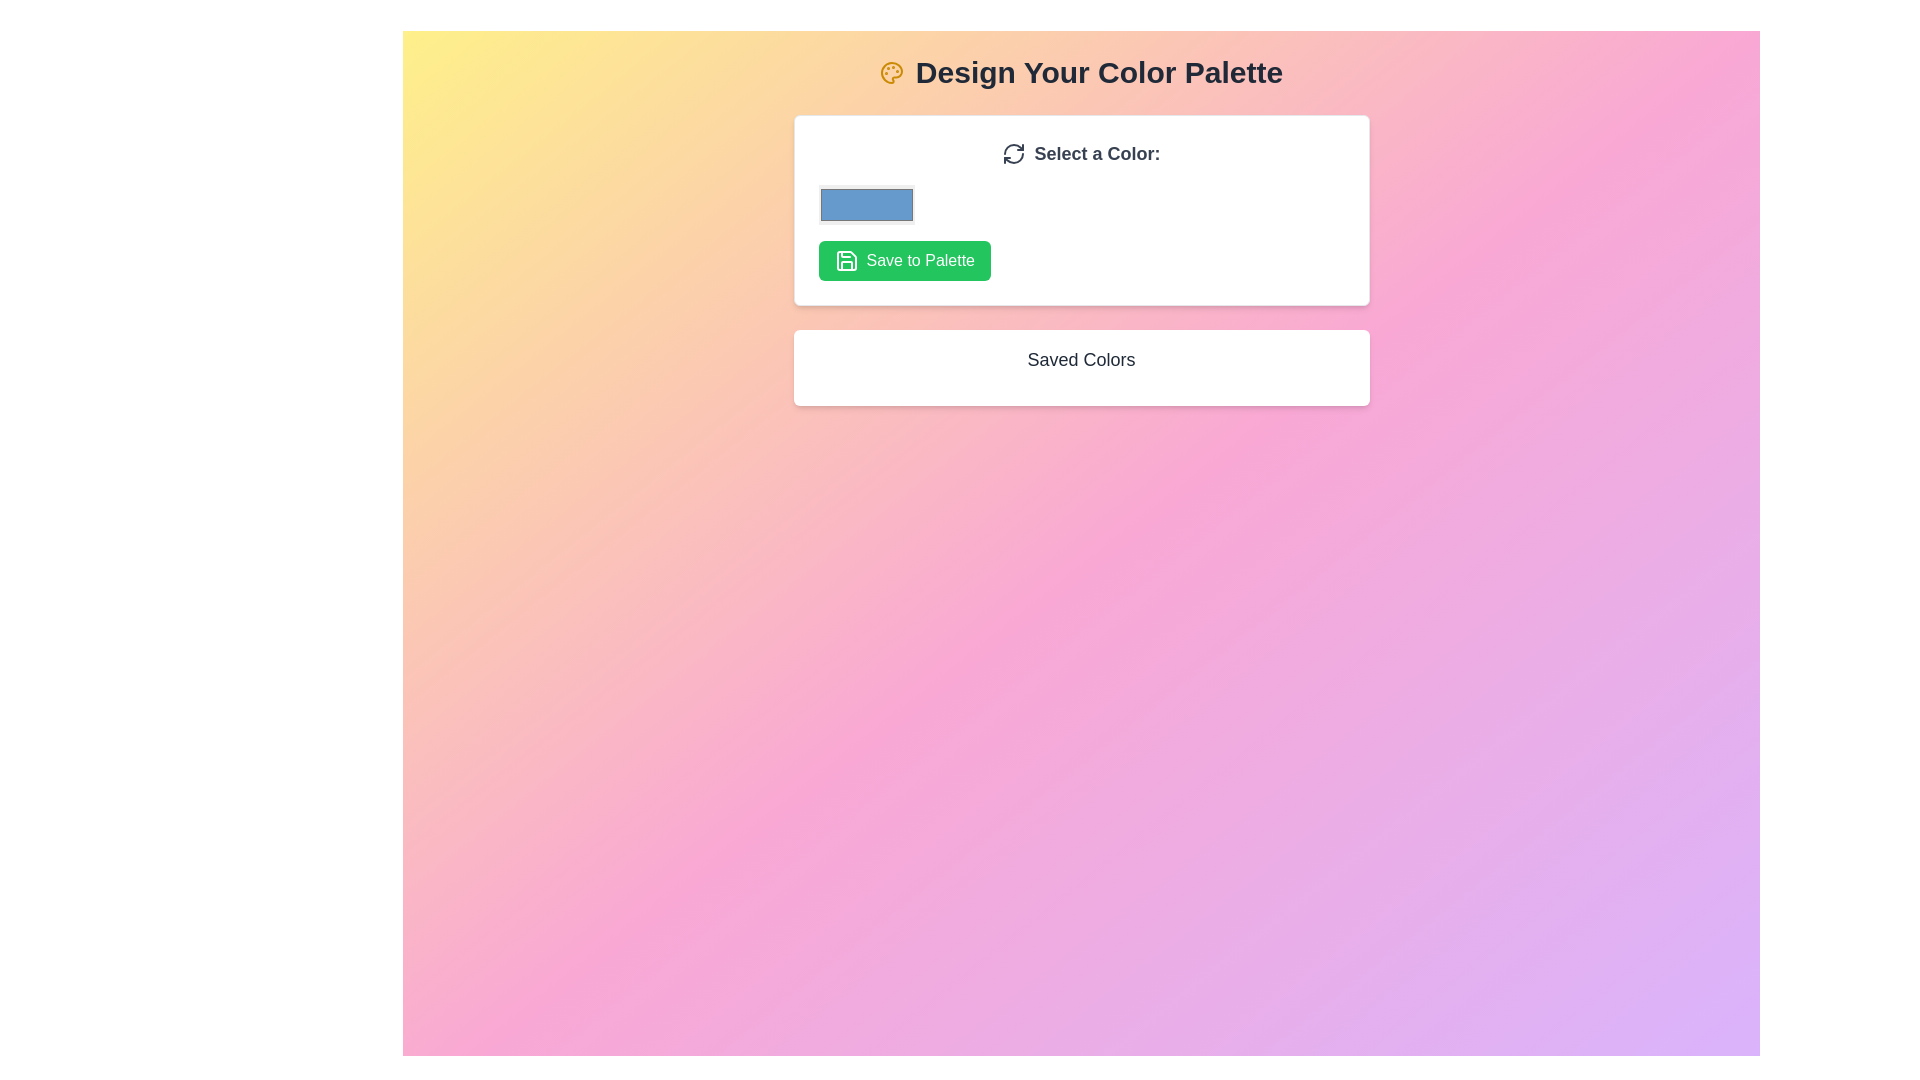 The height and width of the screenshot is (1080, 1920). Describe the element at coordinates (1014, 148) in the screenshot. I see `the graphical element representing the refresh action, located at the upper-left corner of the circular refresh arrow in the top-right part of the interface` at that location.